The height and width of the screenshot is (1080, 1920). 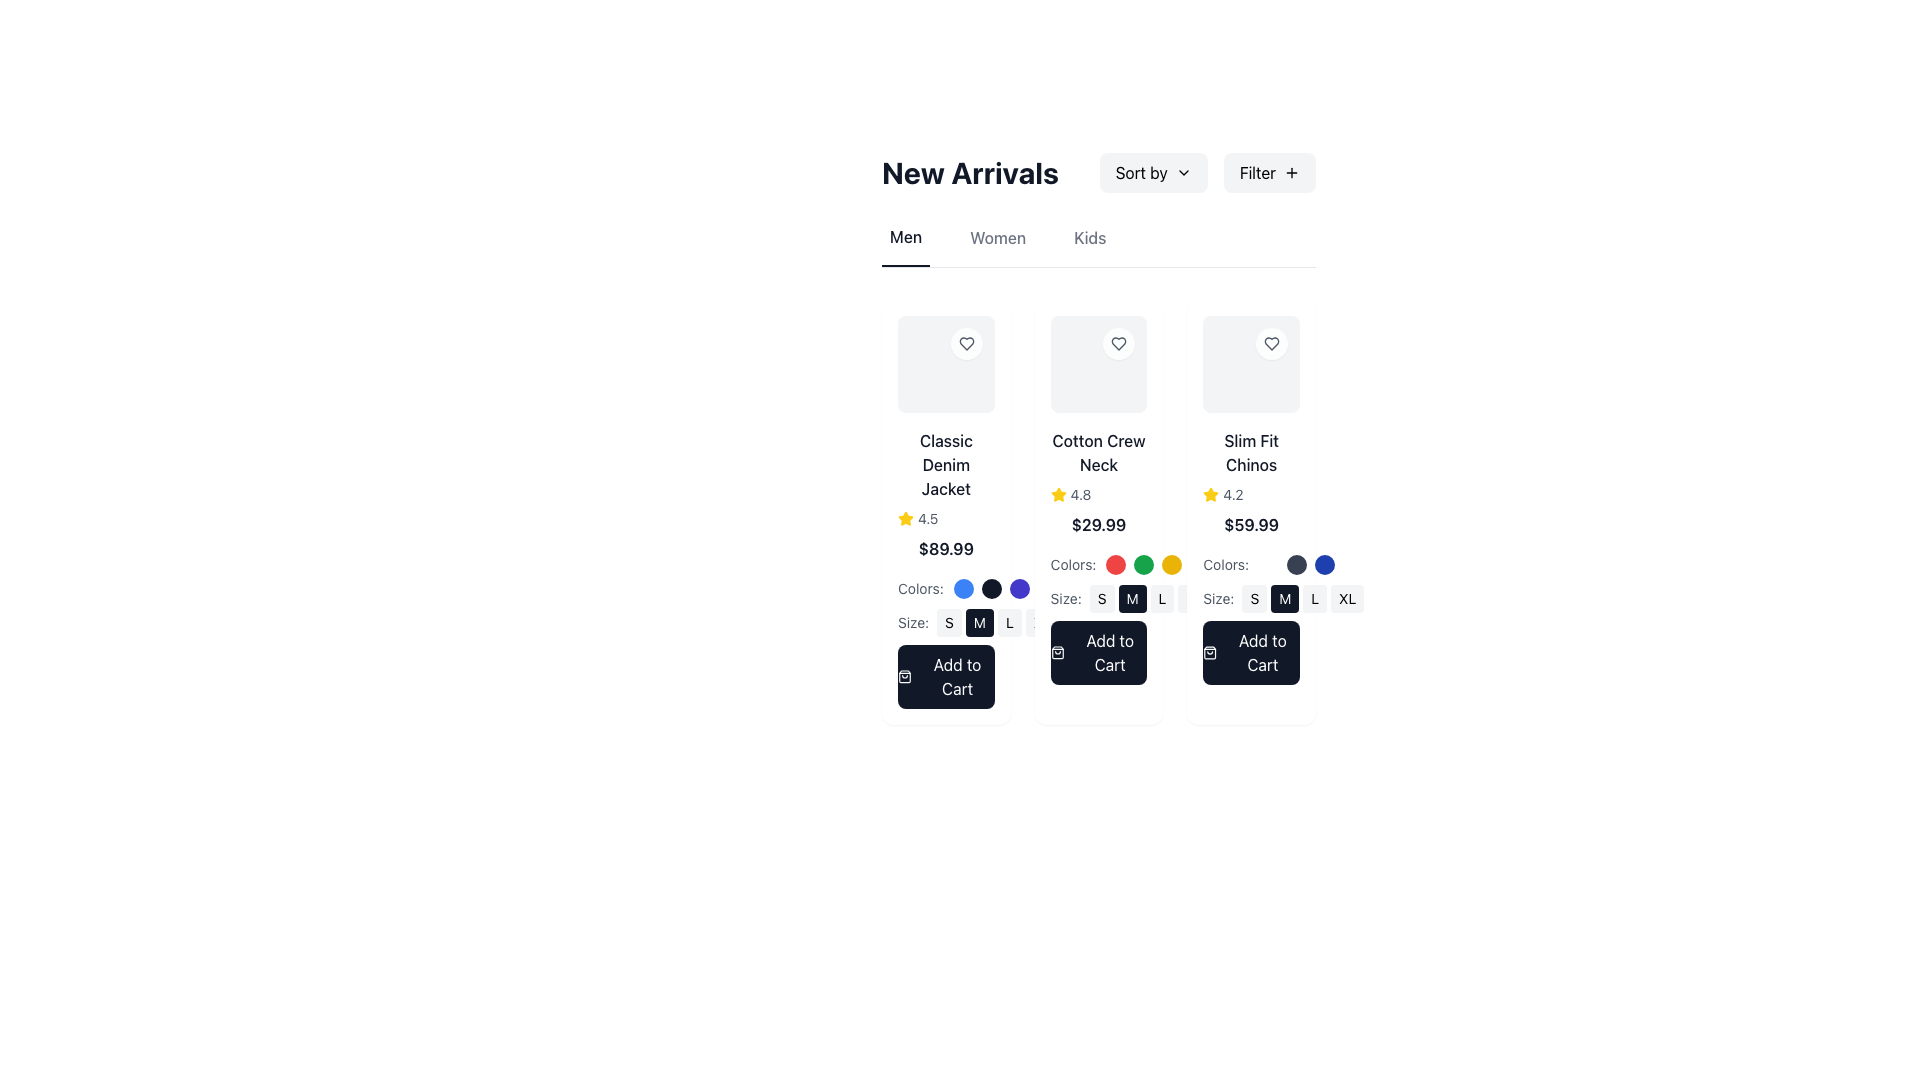 I want to click on the 'XL' button in the bottom row of the 'Slim Fit Chinos' product card, so click(x=1347, y=597).